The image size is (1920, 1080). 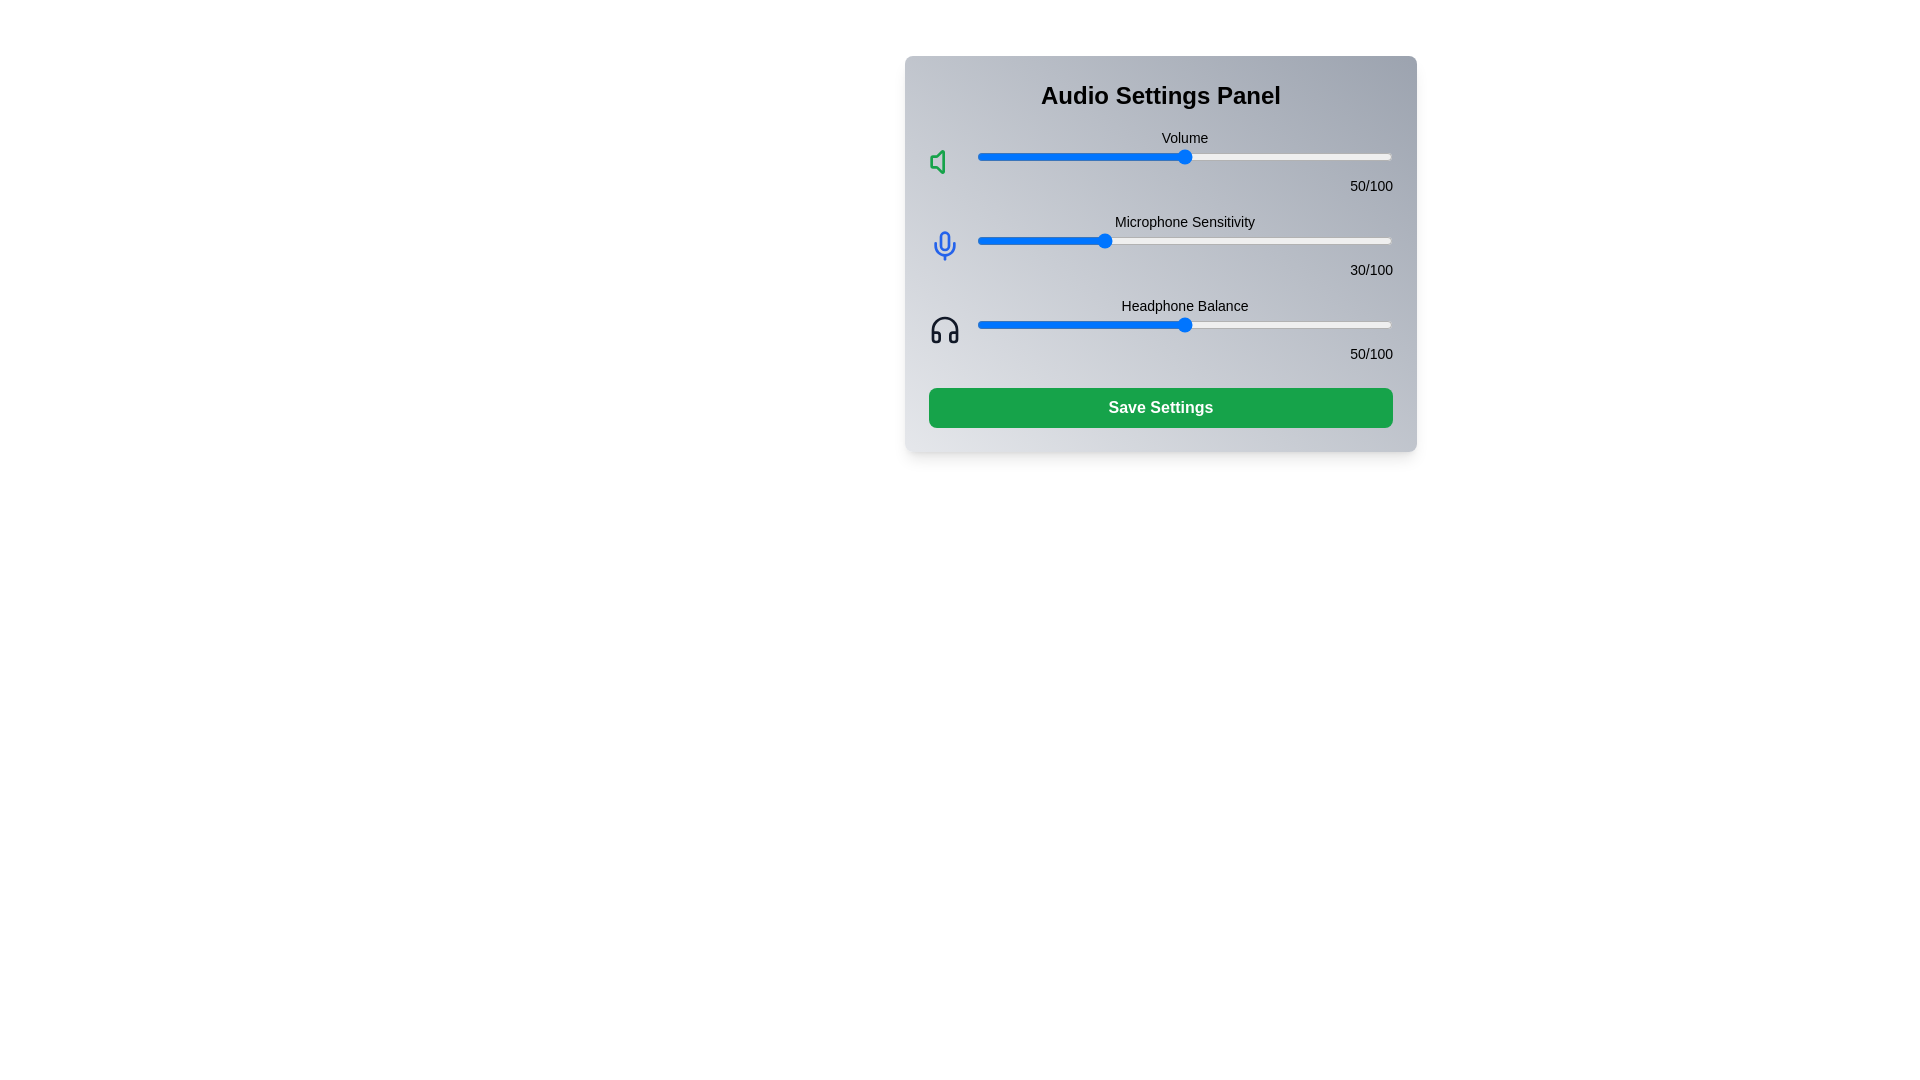 I want to click on headphone balance, so click(x=1143, y=323).